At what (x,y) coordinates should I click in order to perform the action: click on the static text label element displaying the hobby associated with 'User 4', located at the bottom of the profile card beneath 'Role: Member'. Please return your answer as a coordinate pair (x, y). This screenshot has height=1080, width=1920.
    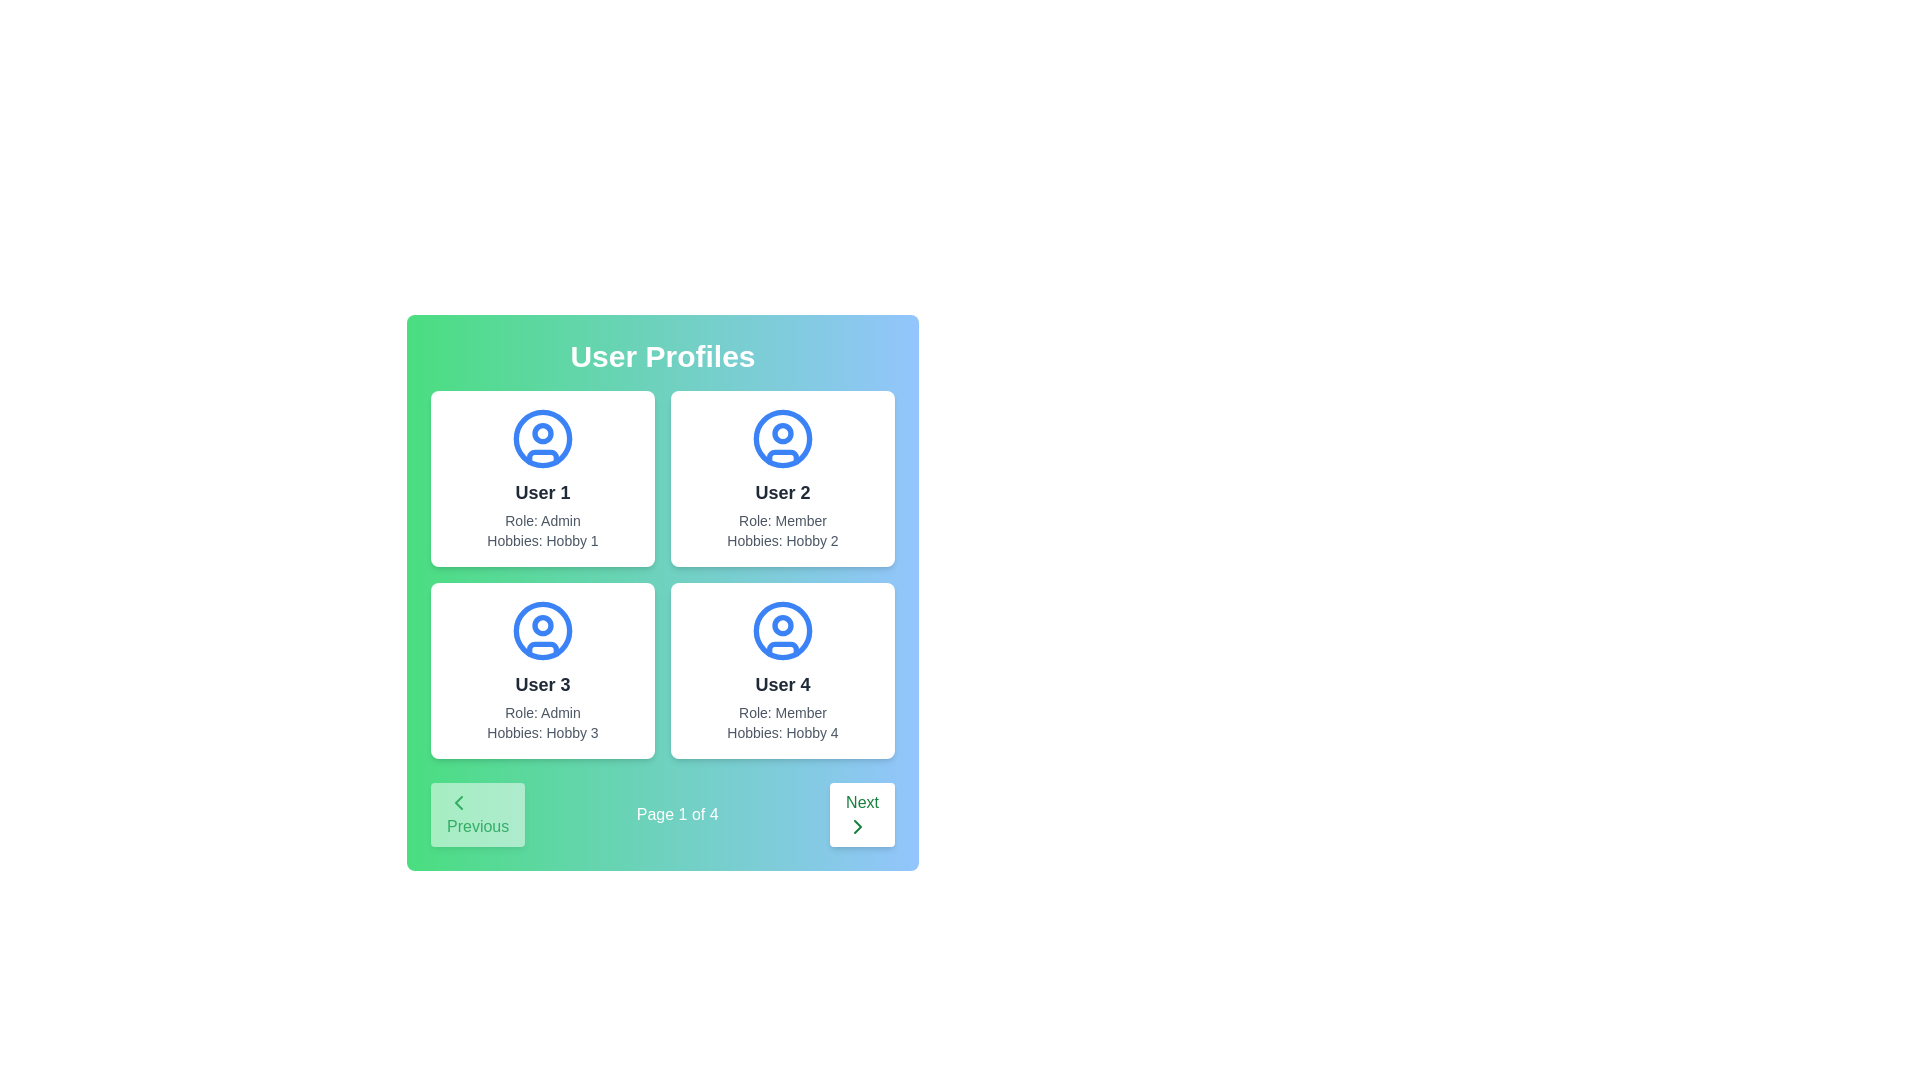
    Looking at the image, I should click on (781, 732).